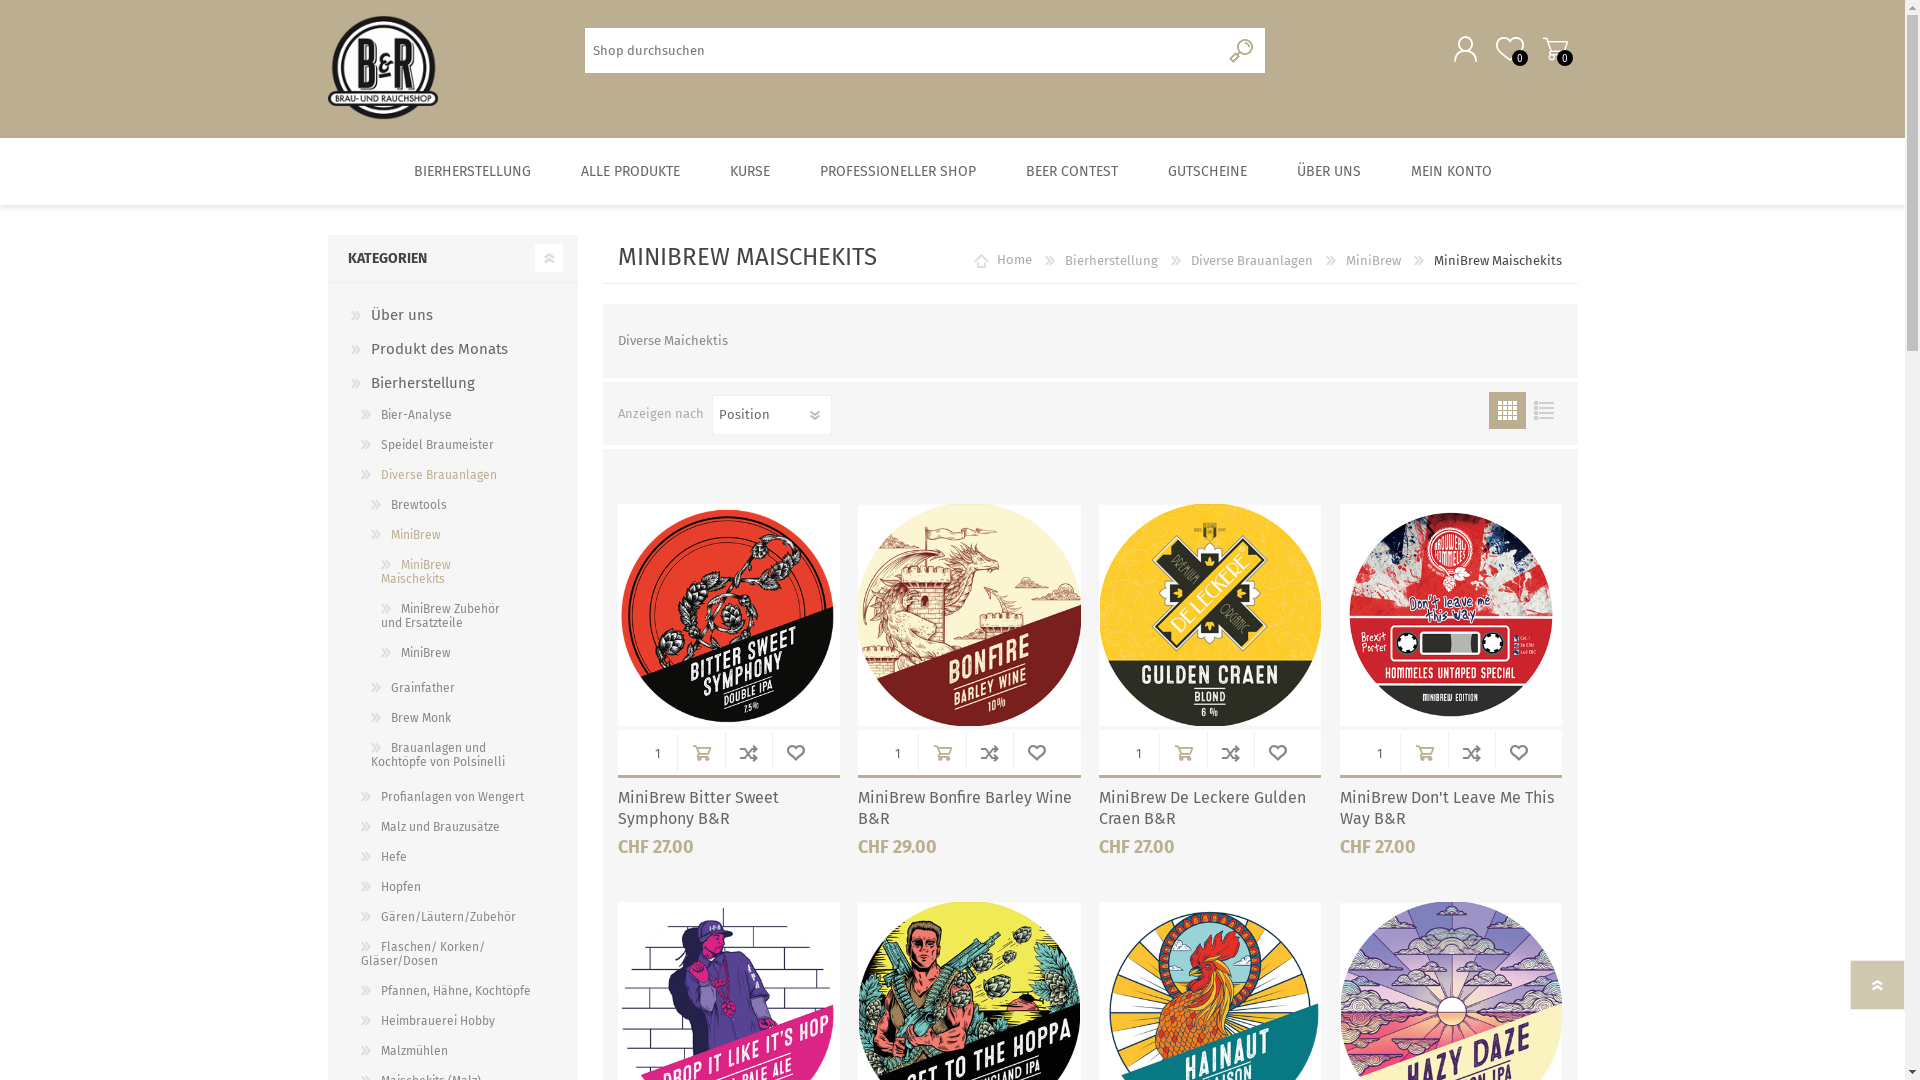  Describe the element at coordinates (405, 534) in the screenshot. I see `'MiniBrew'` at that location.